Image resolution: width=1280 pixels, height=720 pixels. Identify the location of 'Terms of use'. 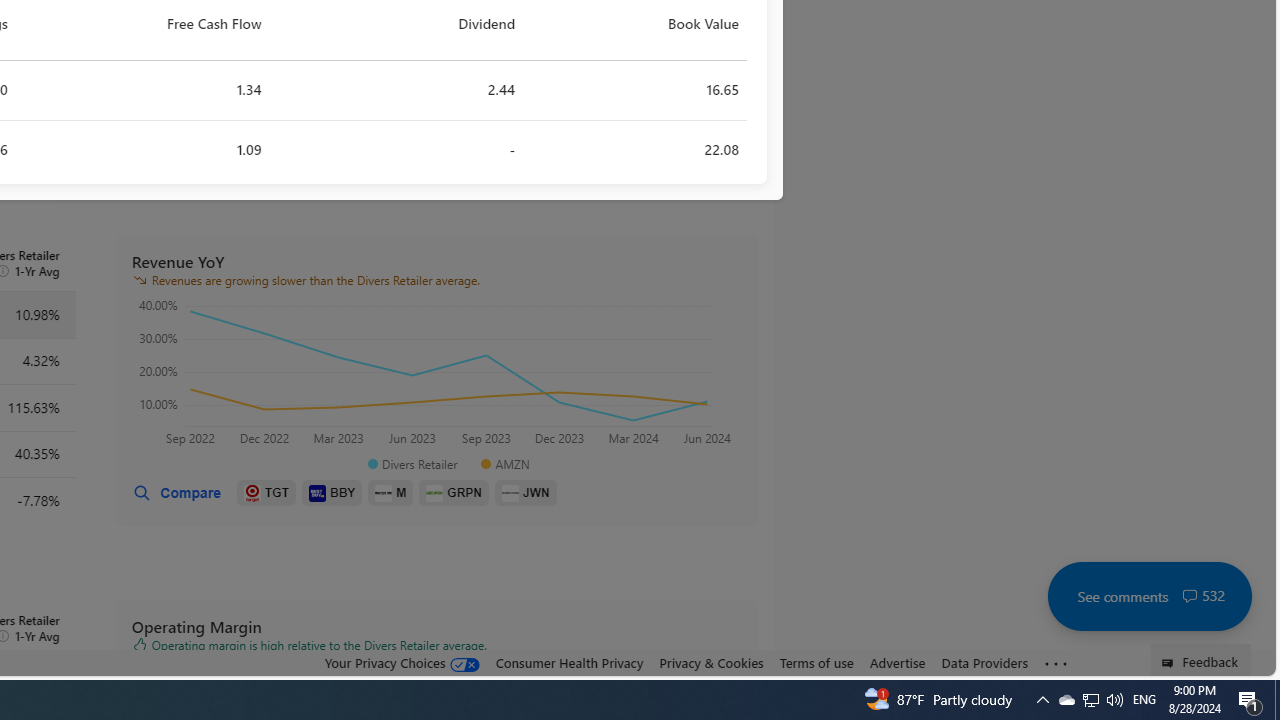
(816, 662).